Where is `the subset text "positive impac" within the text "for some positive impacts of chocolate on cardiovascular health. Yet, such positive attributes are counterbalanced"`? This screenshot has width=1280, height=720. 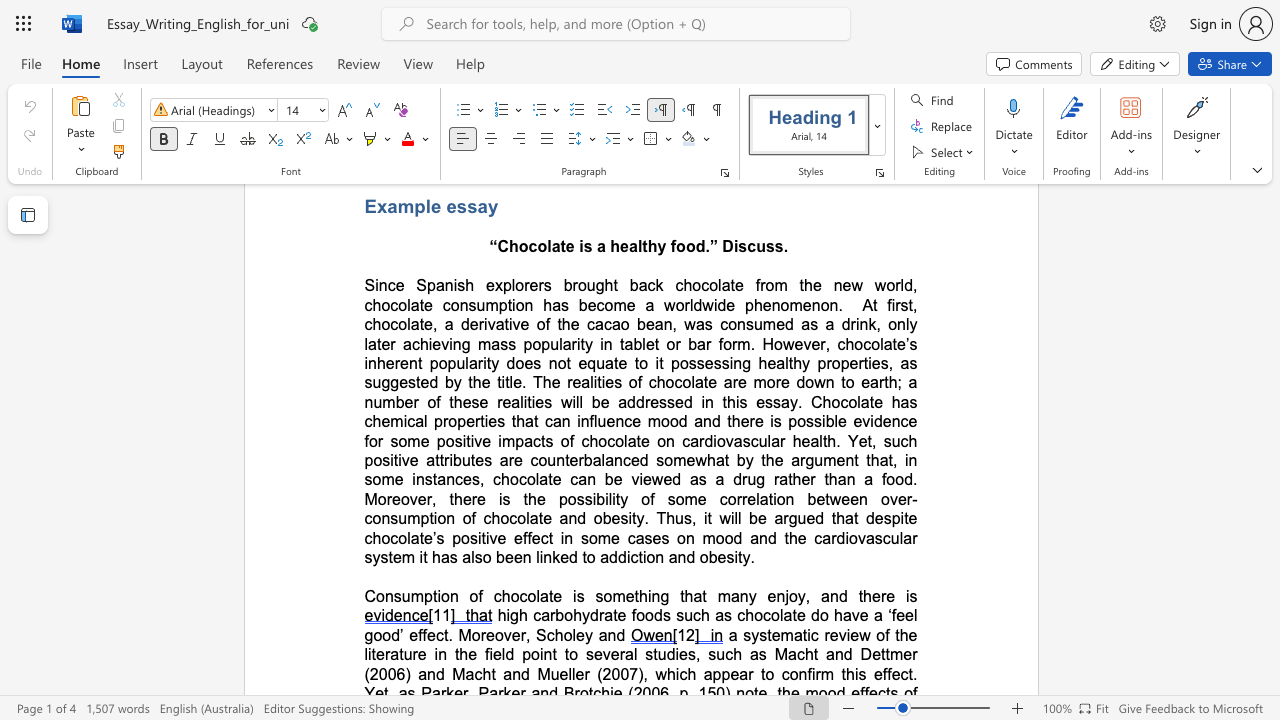 the subset text "positive impac" within the text "for some positive impacts of chocolate on cardiovascular health. Yet, such positive attributes are counterbalanced" is located at coordinates (435, 440).